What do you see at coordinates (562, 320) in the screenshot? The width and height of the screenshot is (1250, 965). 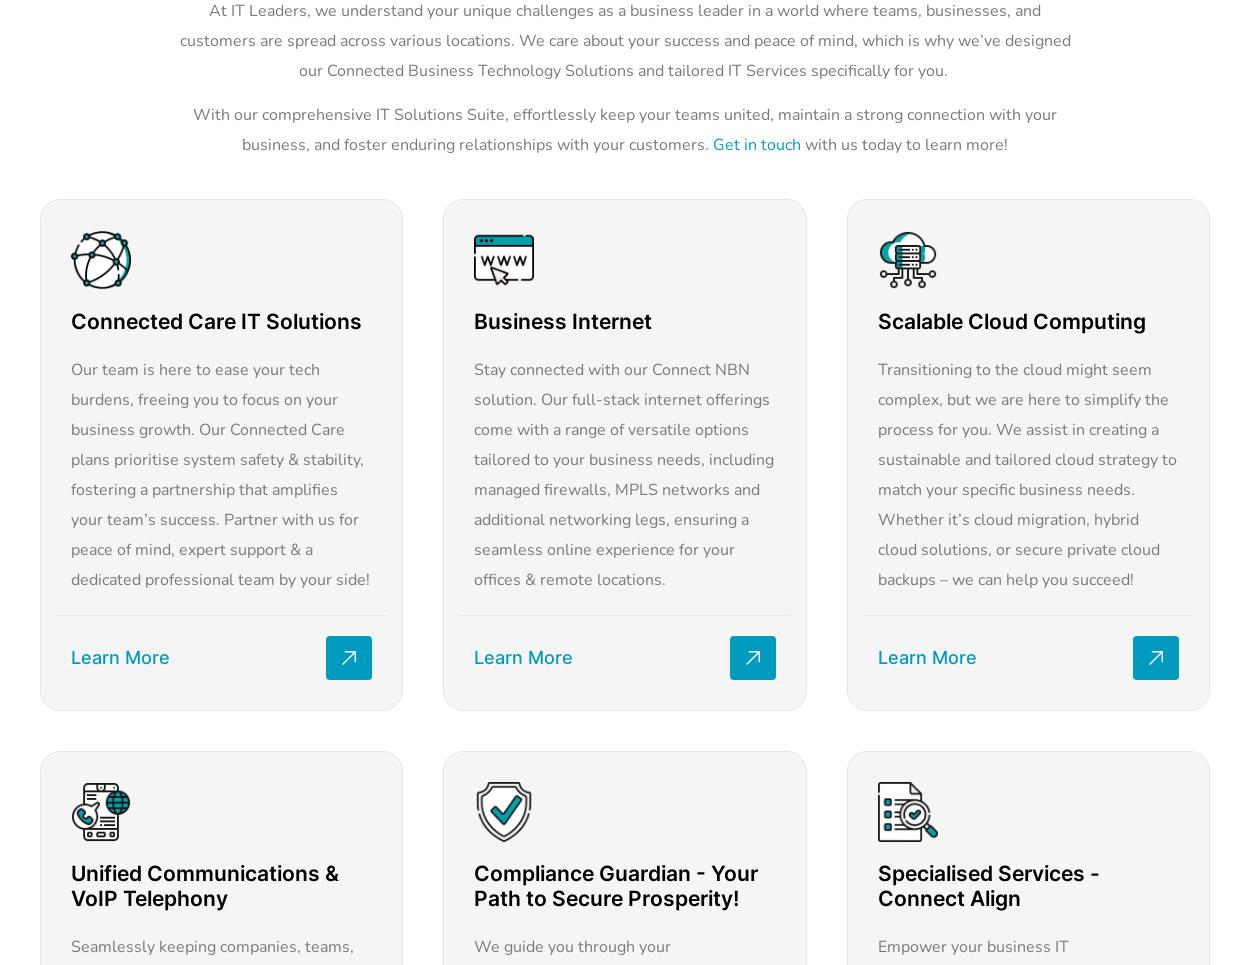 I see `'Business Internet'` at bounding box center [562, 320].